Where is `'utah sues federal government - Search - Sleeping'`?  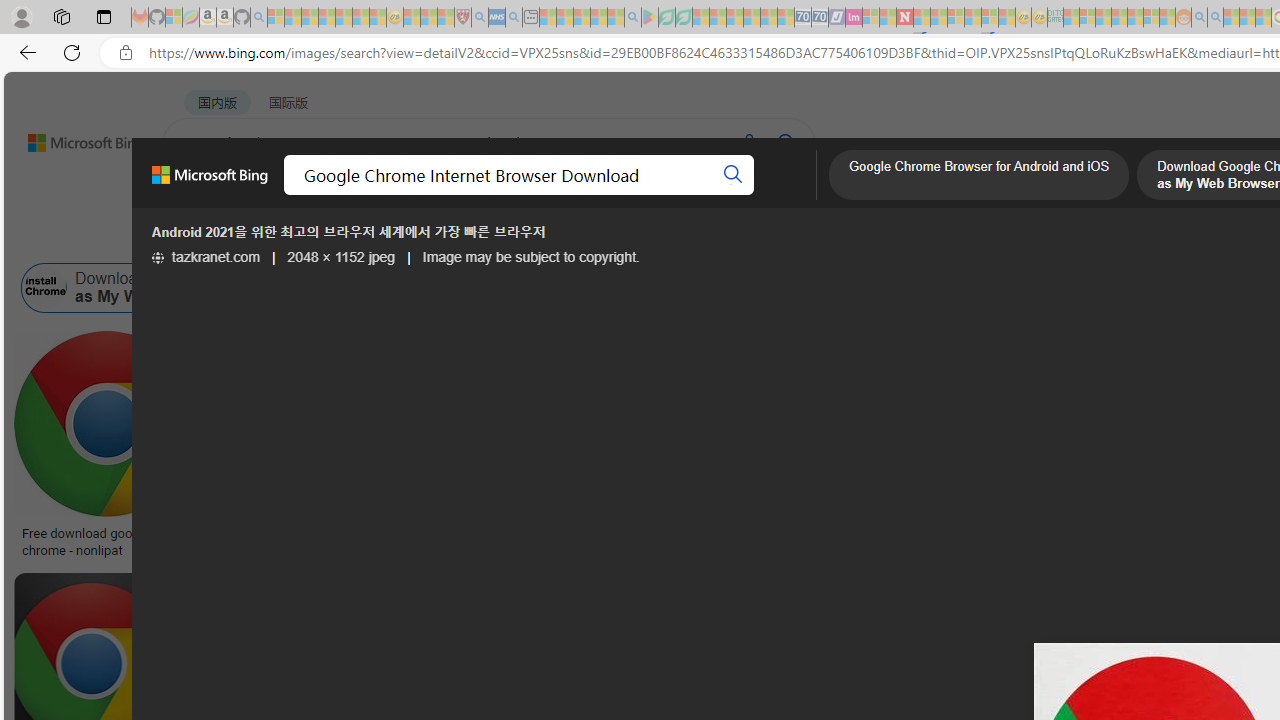 'utah sues federal government - Search - Sleeping' is located at coordinates (513, 17).